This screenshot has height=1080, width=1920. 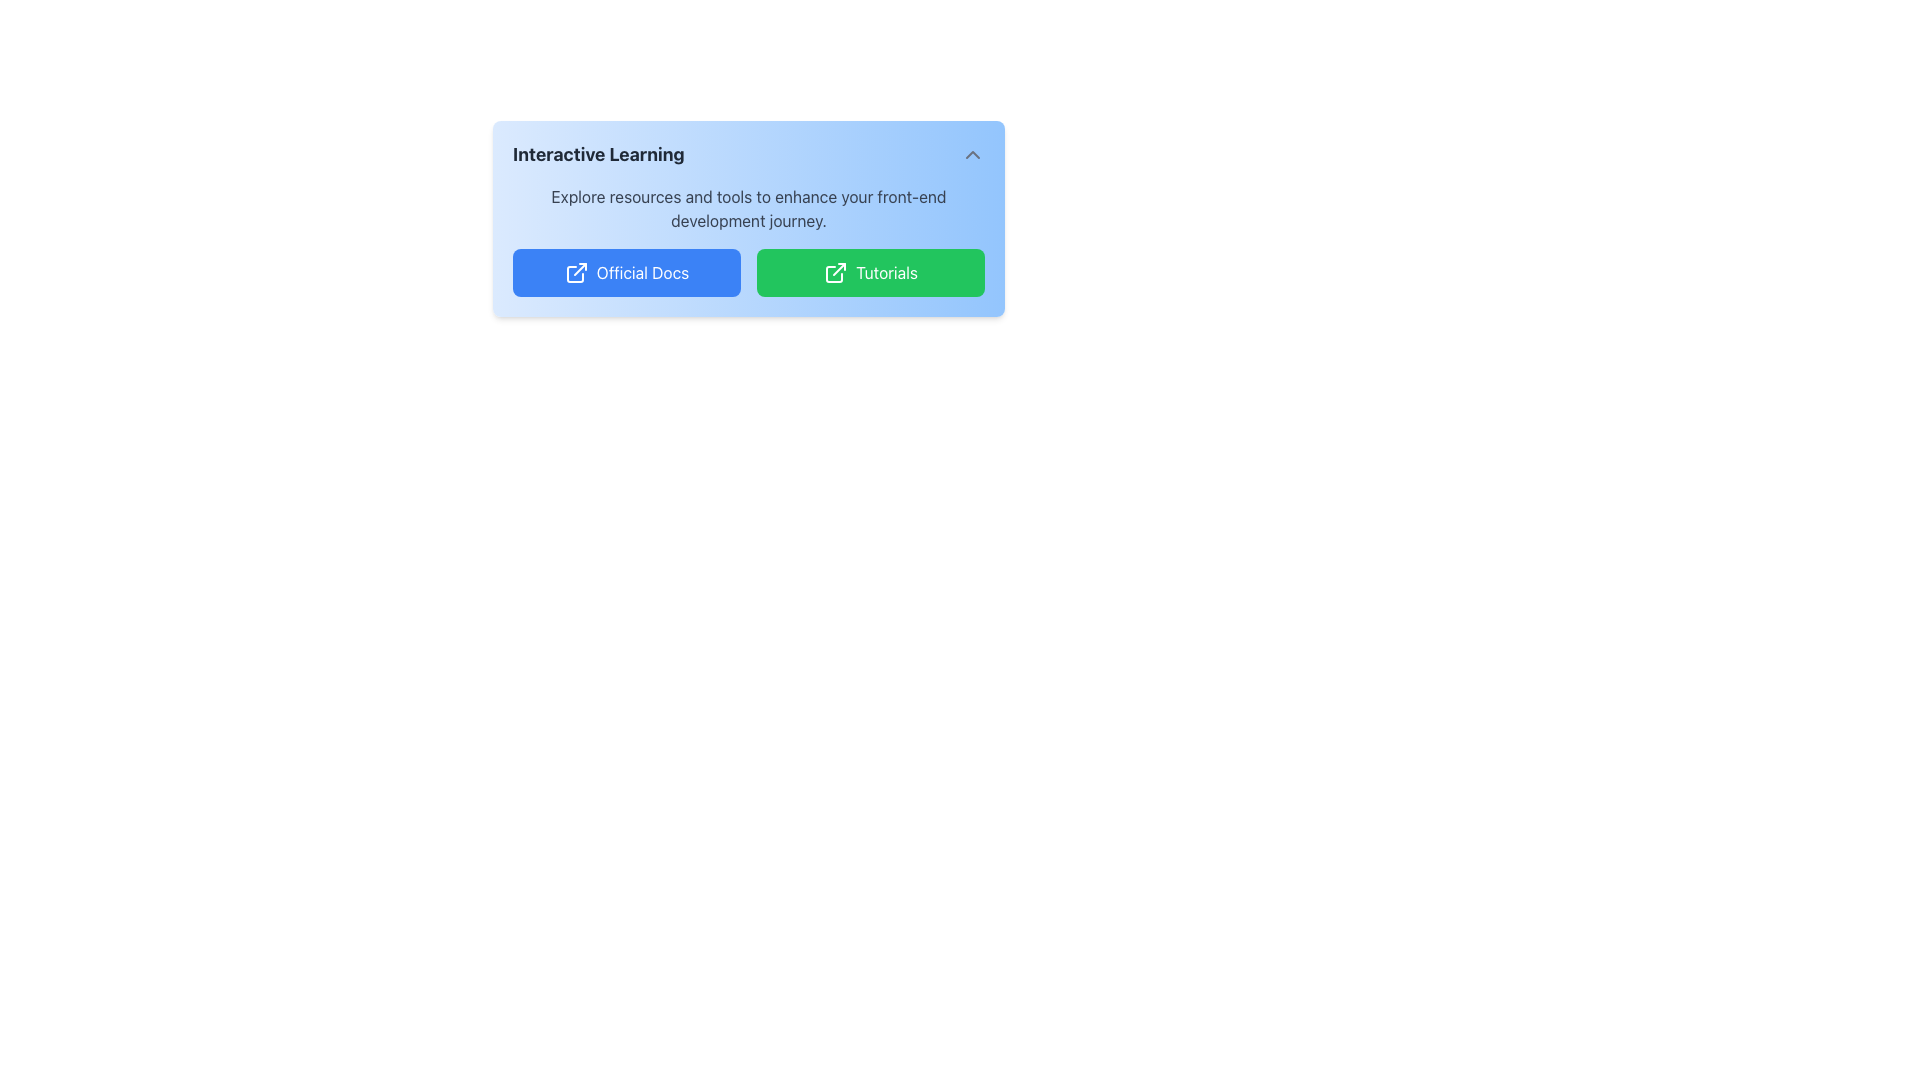 I want to click on header text at the top left of the card-like section, which provides context for the content below, so click(x=597, y=153).